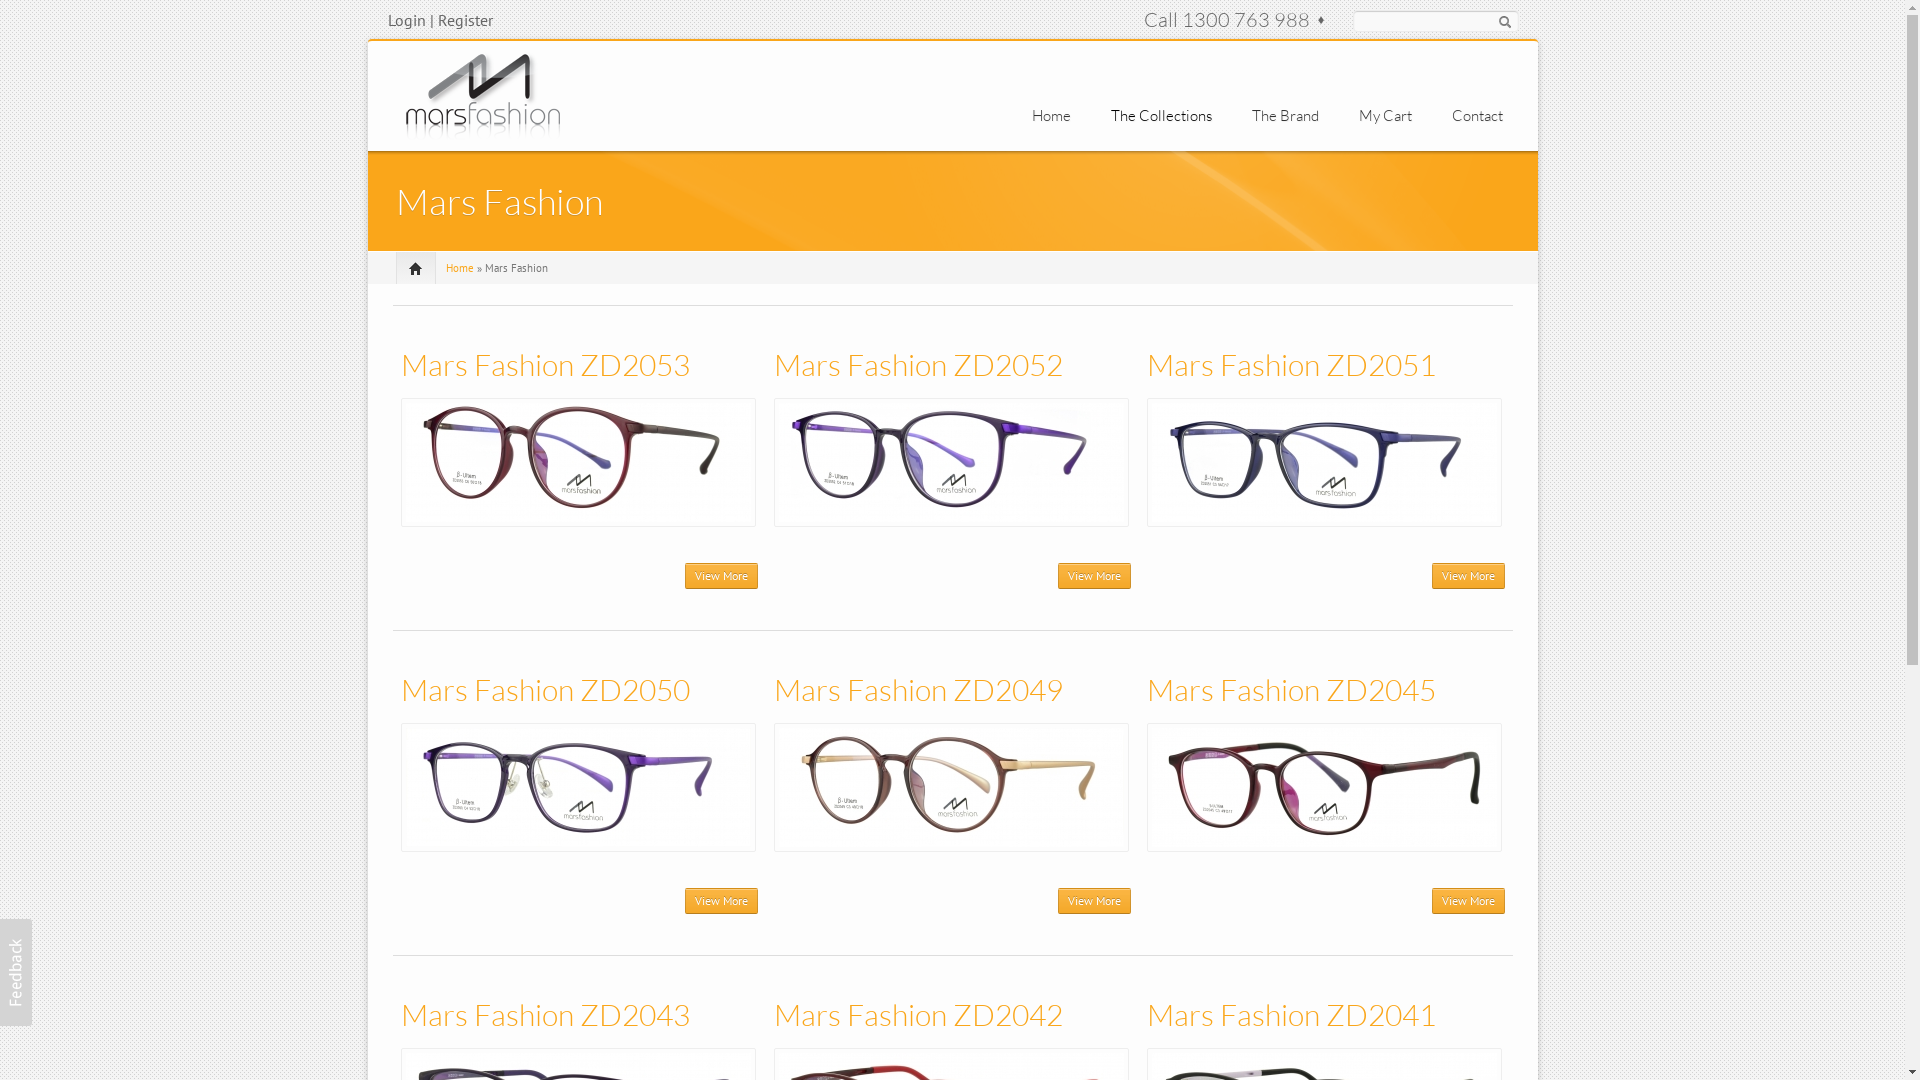 Image resolution: width=1920 pixels, height=1080 pixels. Describe the element at coordinates (1434, 20) in the screenshot. I see `'Enter the terms you wish to search for.'` at that location.